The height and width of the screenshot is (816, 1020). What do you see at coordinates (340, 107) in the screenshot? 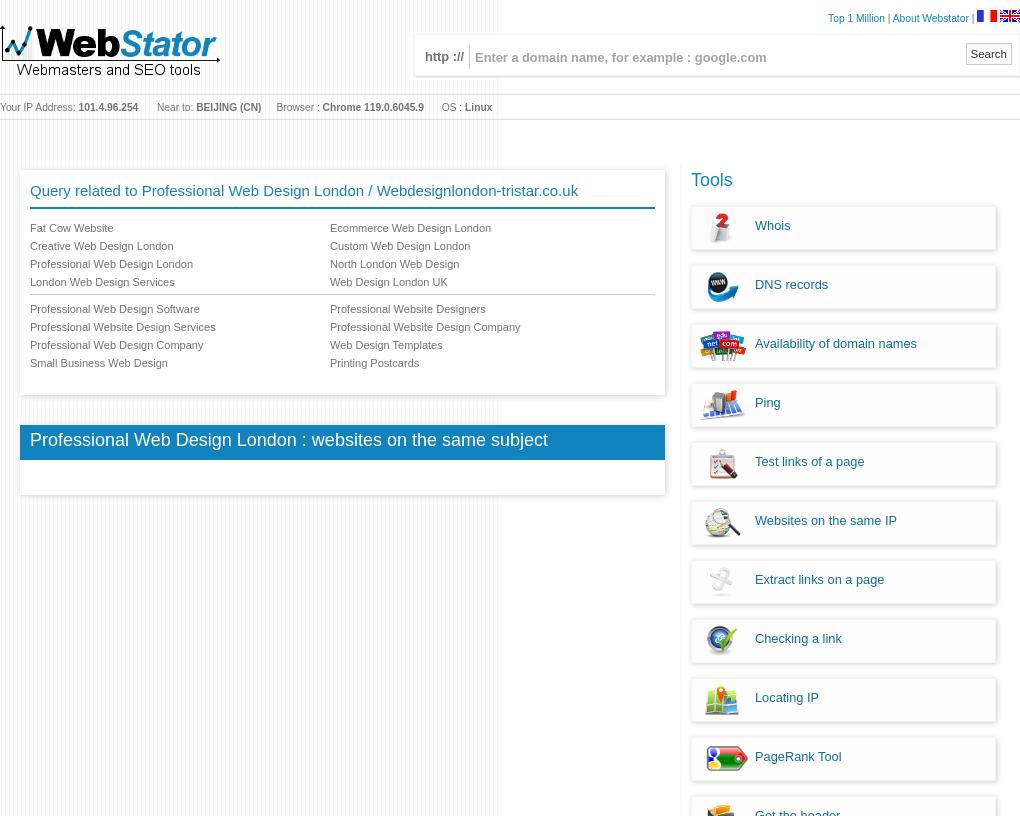
I see `'Chrome'` at bounding box center [340, 107].